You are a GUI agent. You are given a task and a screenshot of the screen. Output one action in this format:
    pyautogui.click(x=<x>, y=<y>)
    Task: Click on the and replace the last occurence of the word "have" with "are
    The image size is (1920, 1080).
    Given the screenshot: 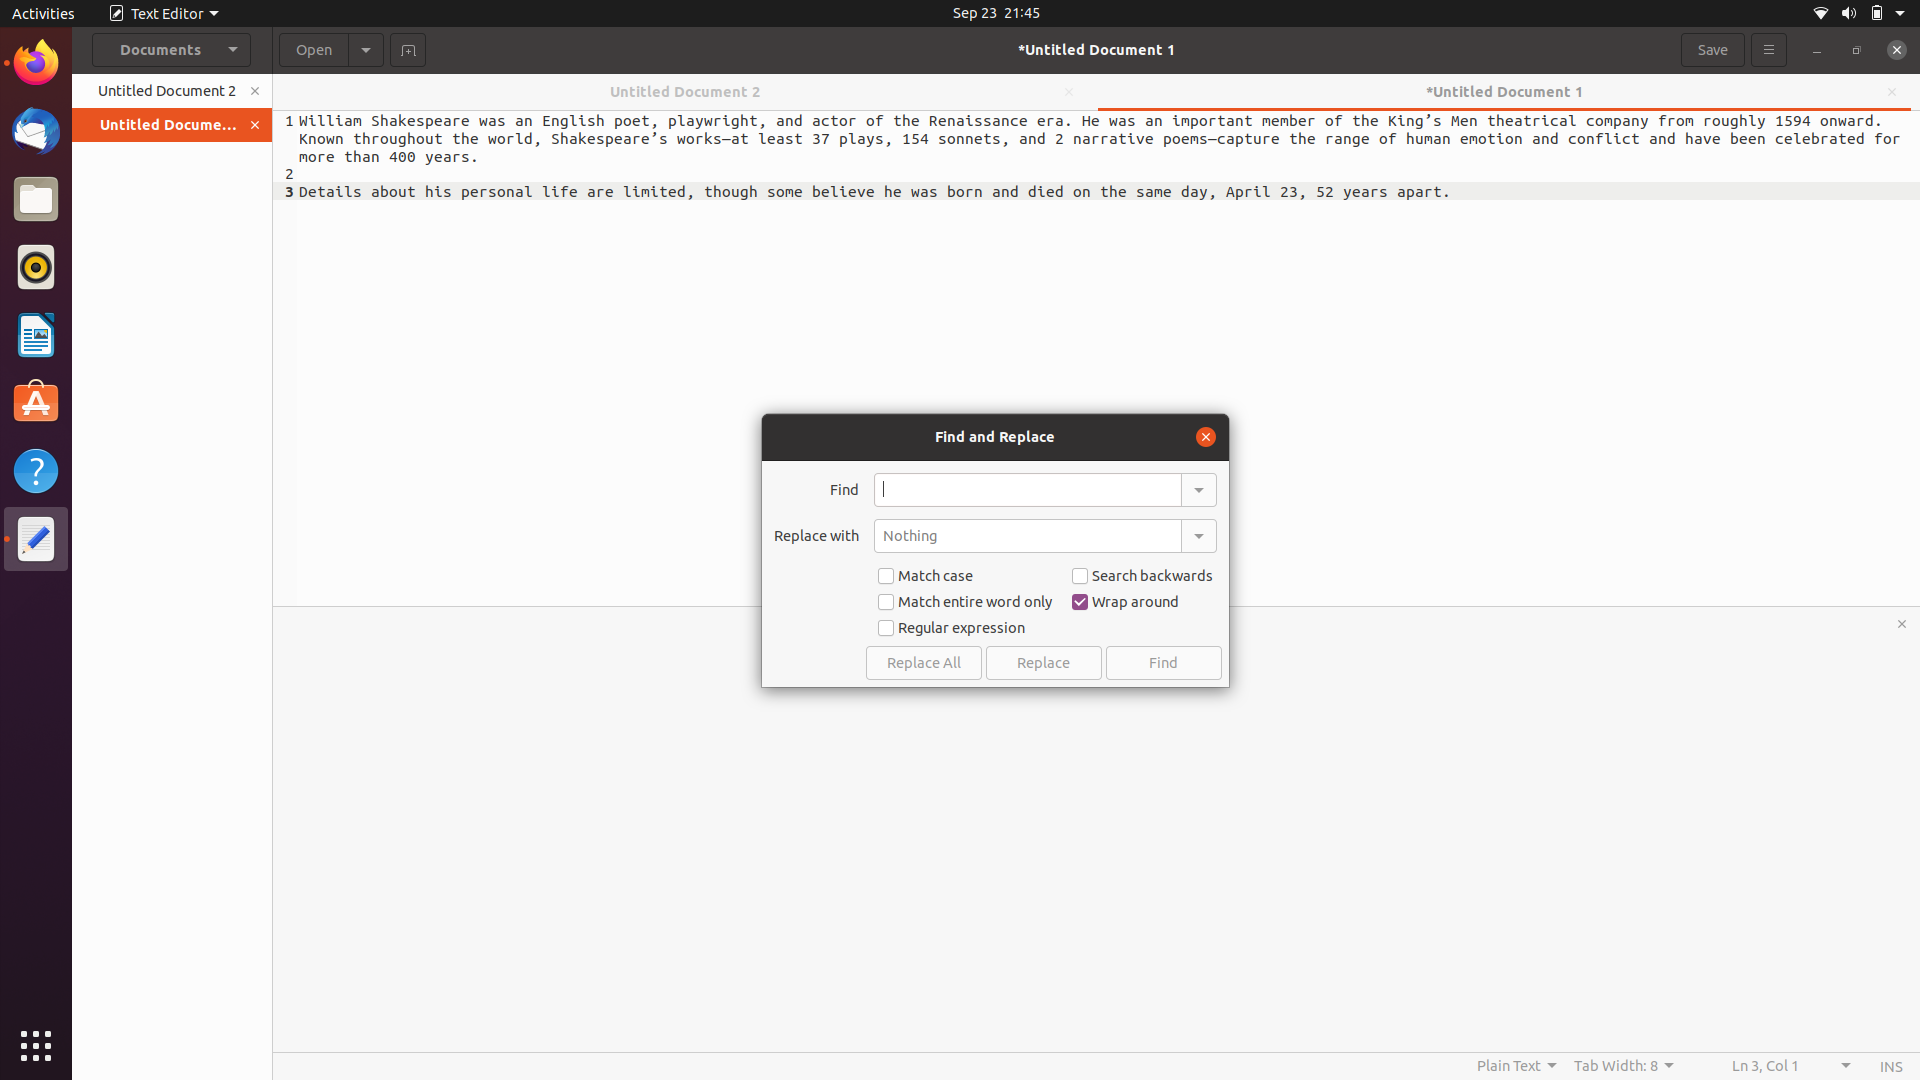 What is the action you would take?
    pyautogui.click(x=1027, y=489)
    